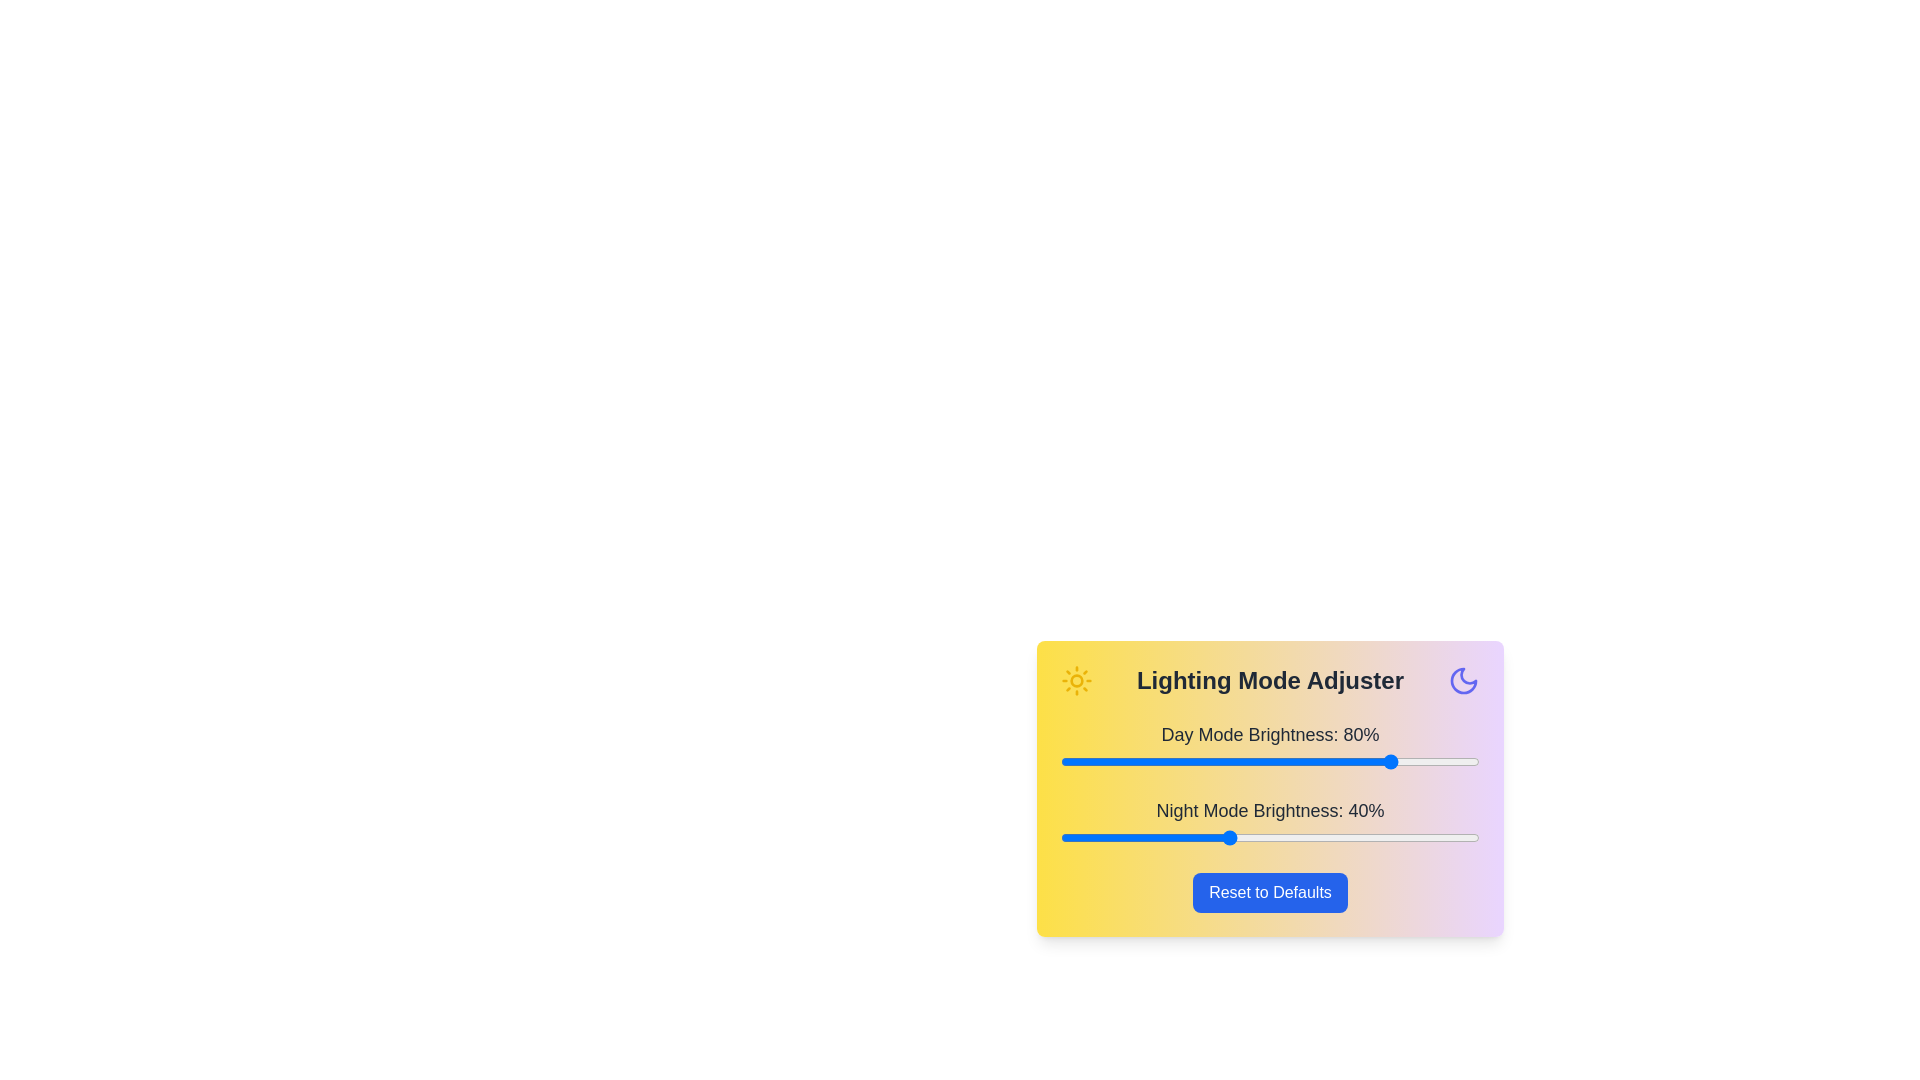  I want to click on the night mode brightness slider to 52%, so click(1277, 837).